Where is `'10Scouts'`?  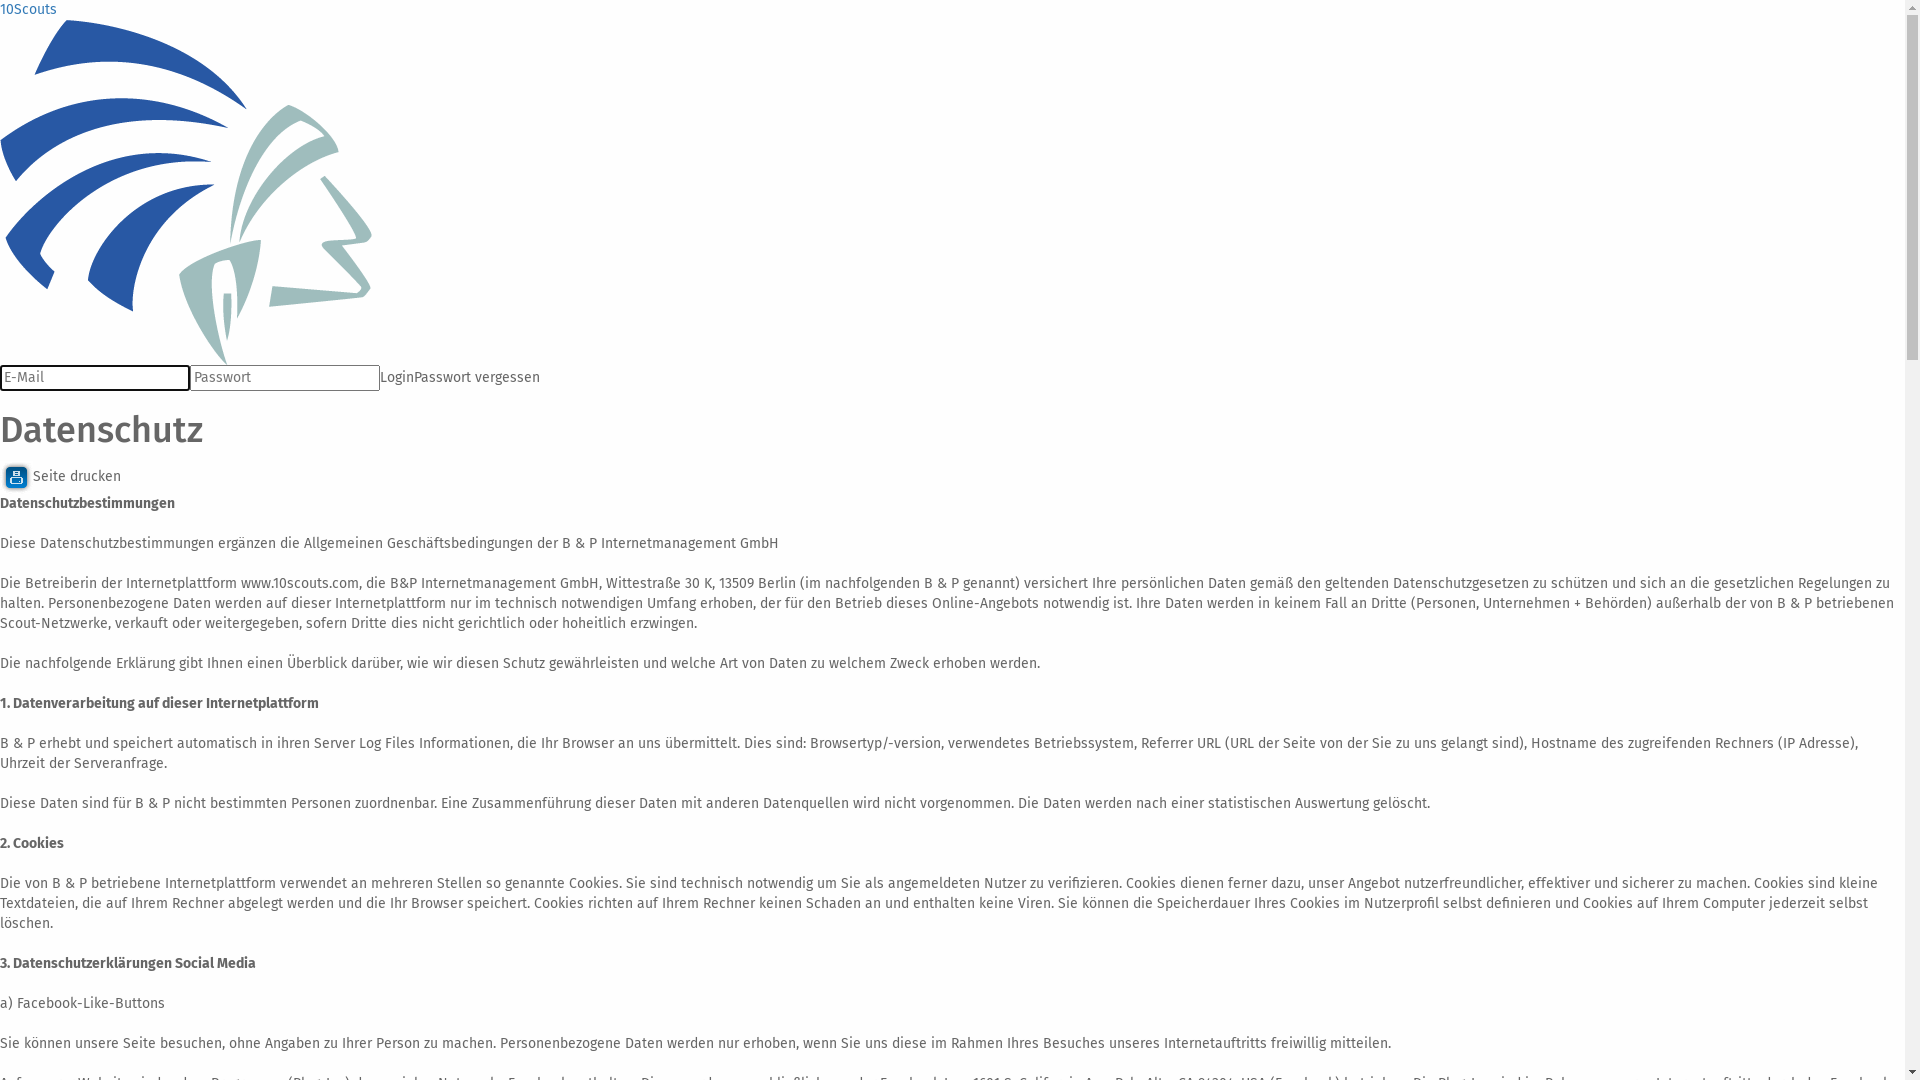 '10Scouts' is located at coordinates (28, 9).